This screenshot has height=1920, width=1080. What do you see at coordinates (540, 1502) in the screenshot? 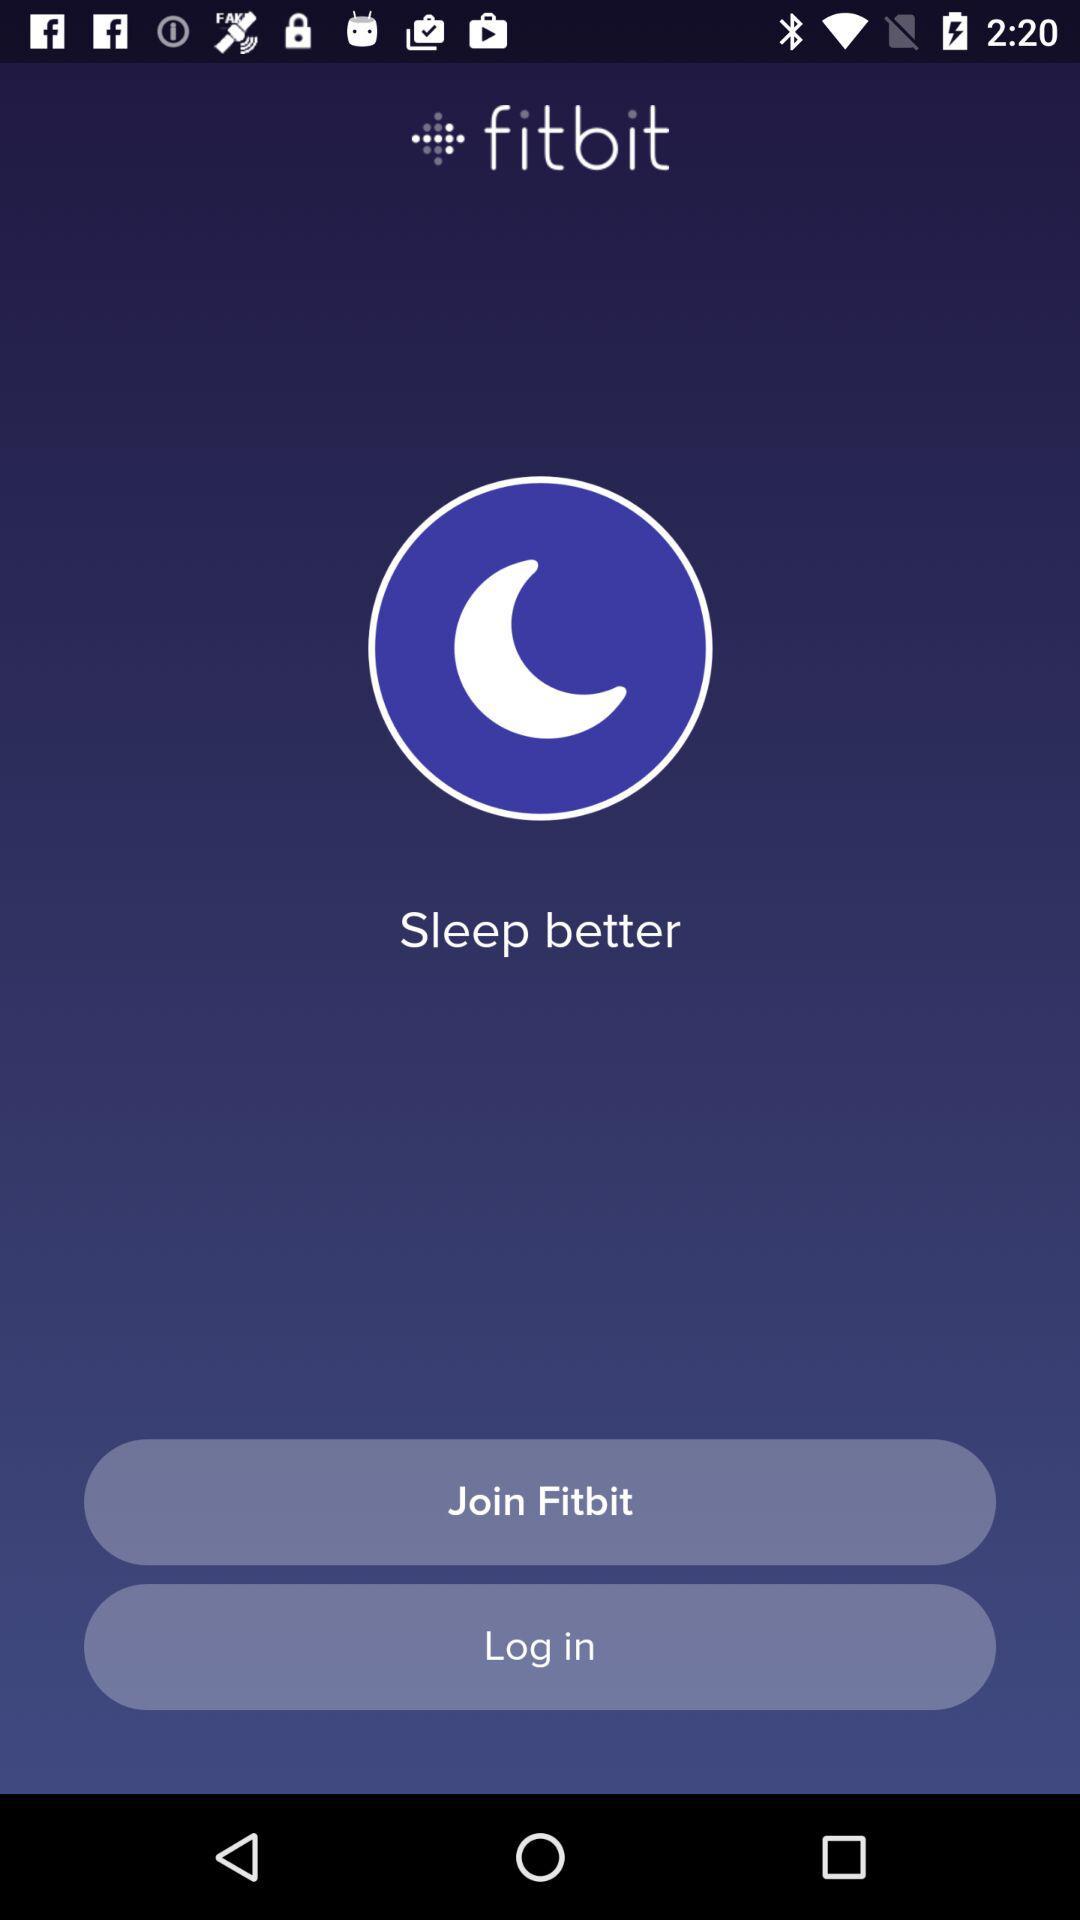
I see `join fitbit item` at bounding box center [540, 1502].